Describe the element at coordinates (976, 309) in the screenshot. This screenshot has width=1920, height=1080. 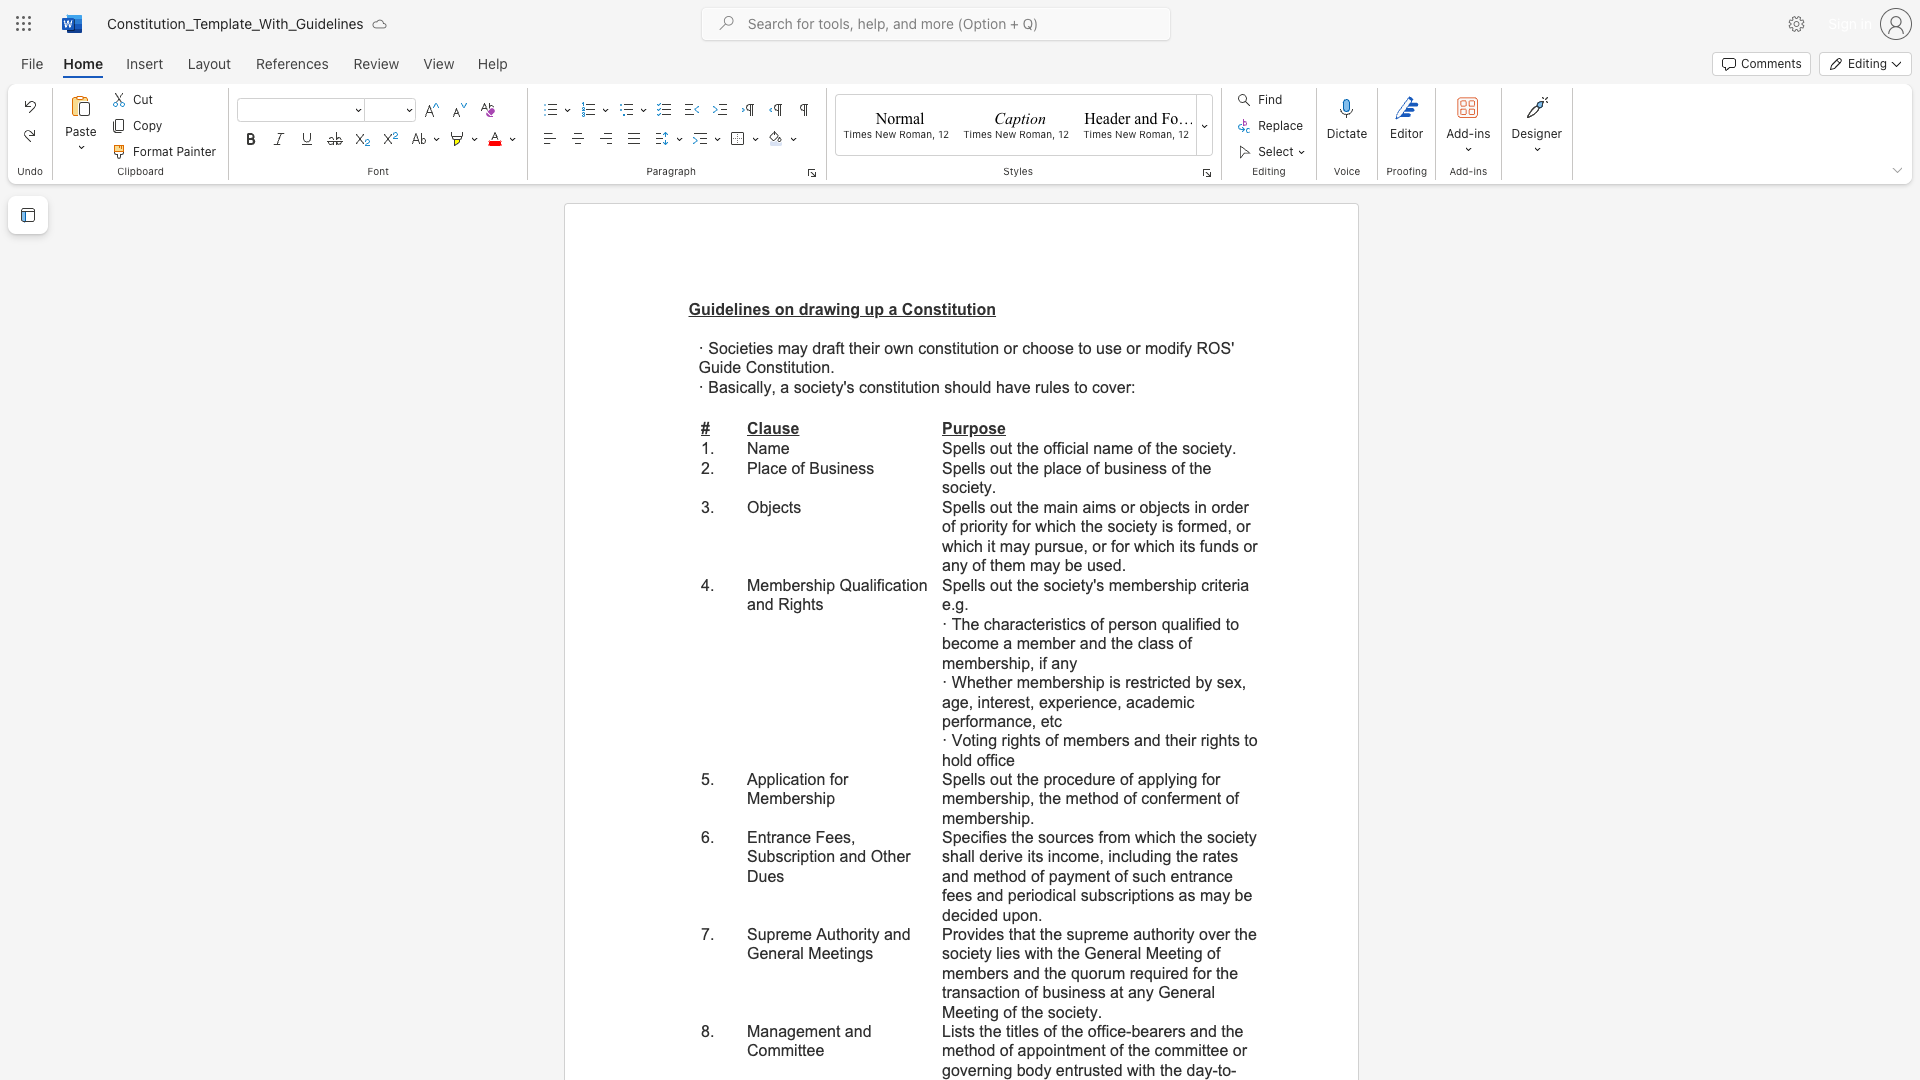
I see `the subset text "on" within the text "Guidelines on drawing up a Constitution"` at that location.